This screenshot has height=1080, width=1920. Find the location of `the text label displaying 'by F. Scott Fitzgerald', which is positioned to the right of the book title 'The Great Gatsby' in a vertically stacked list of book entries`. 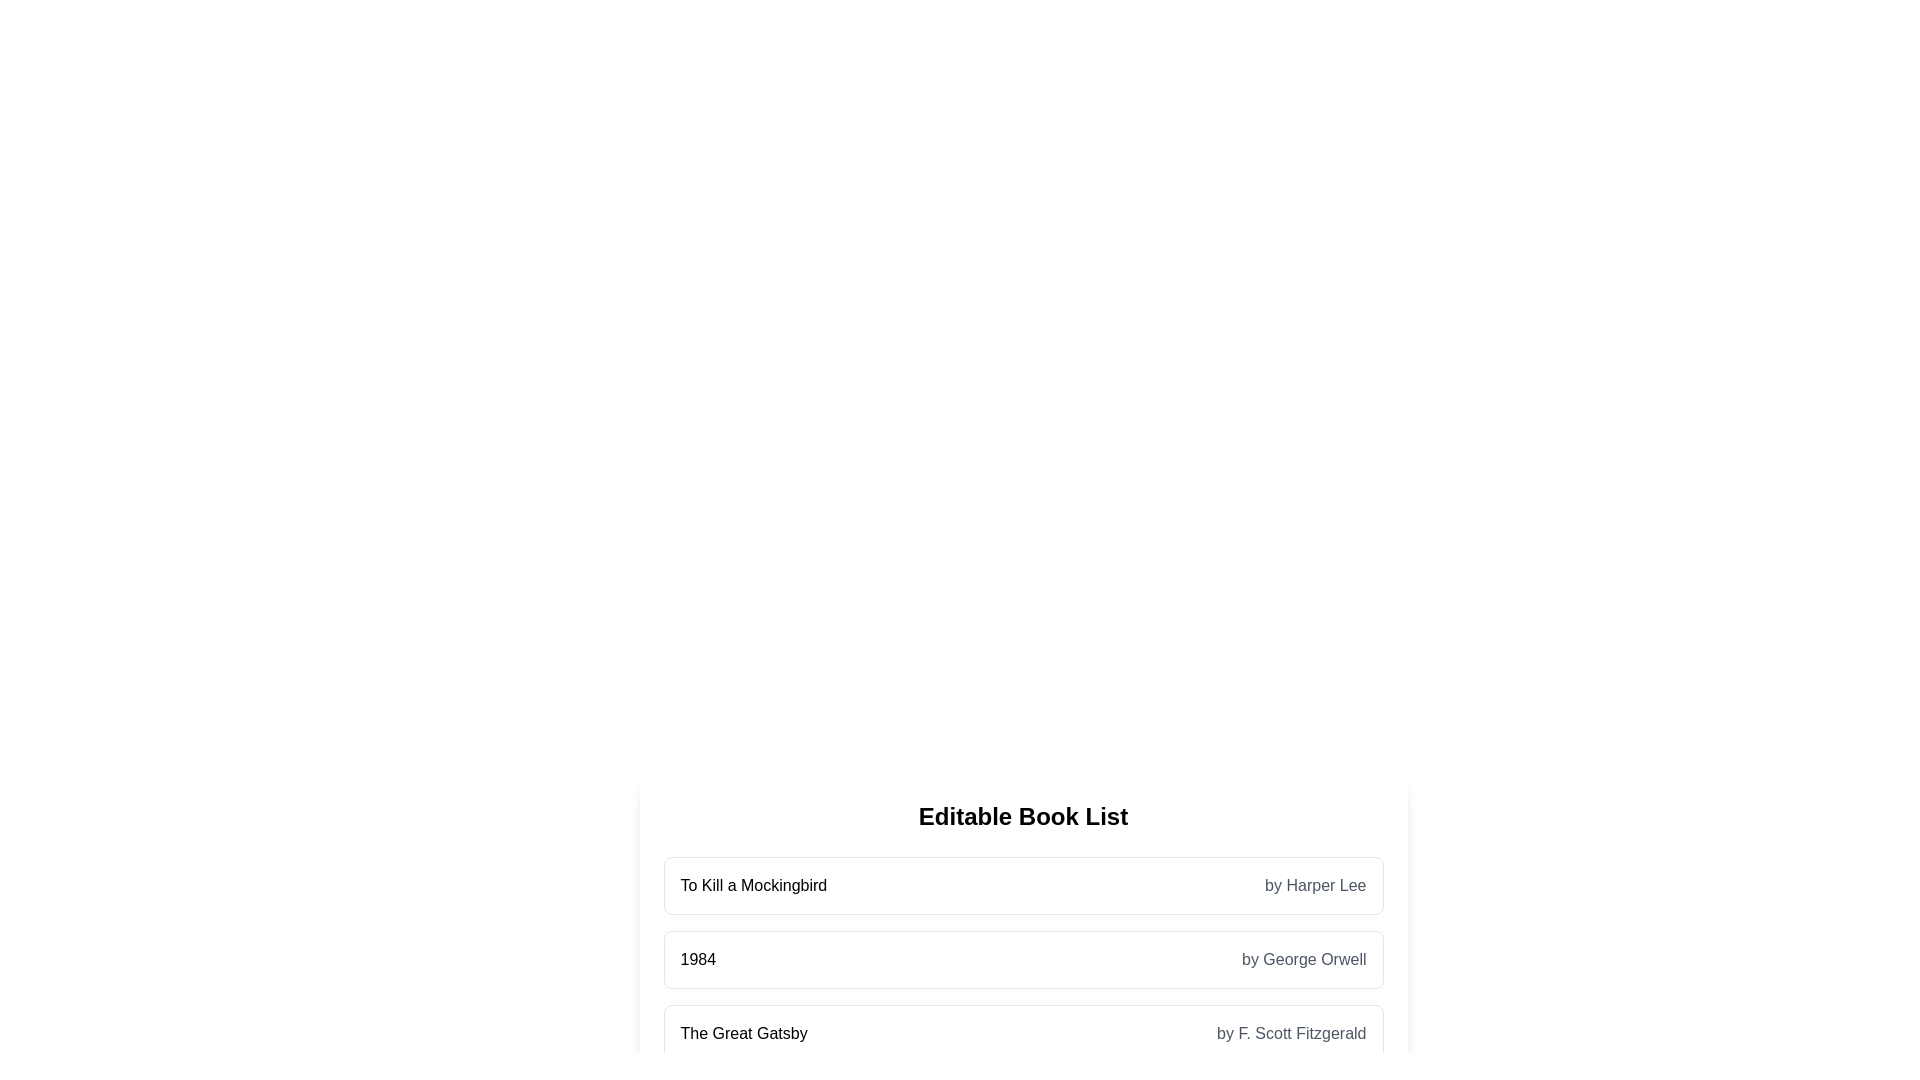

the text label displaying 'by F. Scott Fitzgerald', which is positioned to the right of the book title 'The Great Gatsby' in a vertically stacked list of book entries is located at coordinates (1291, 1033).